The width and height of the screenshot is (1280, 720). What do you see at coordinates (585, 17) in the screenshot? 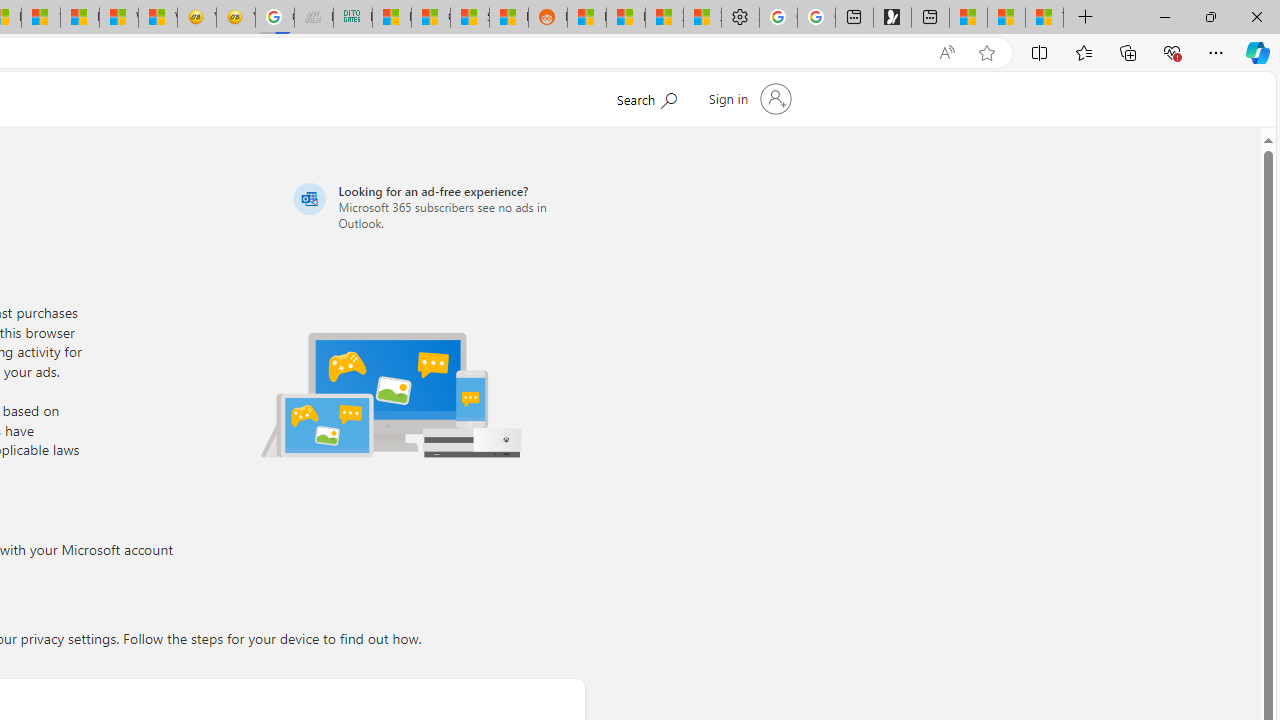
I see `'R******* | Trusted Community Engagement and Contributions'` at bounding box center [585, 17].